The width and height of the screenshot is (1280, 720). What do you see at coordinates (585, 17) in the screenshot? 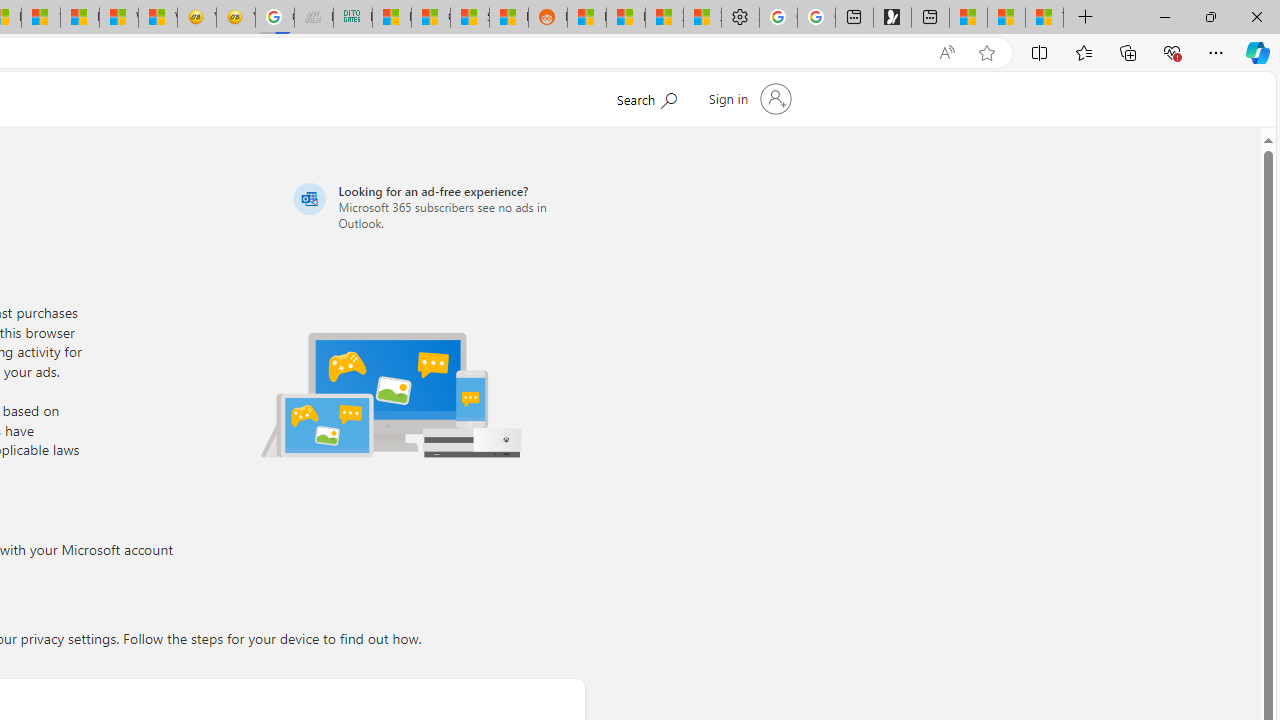
I see `'R******* | Trusted Community Engagement and Contributions'` at bounding box center [585, 17].